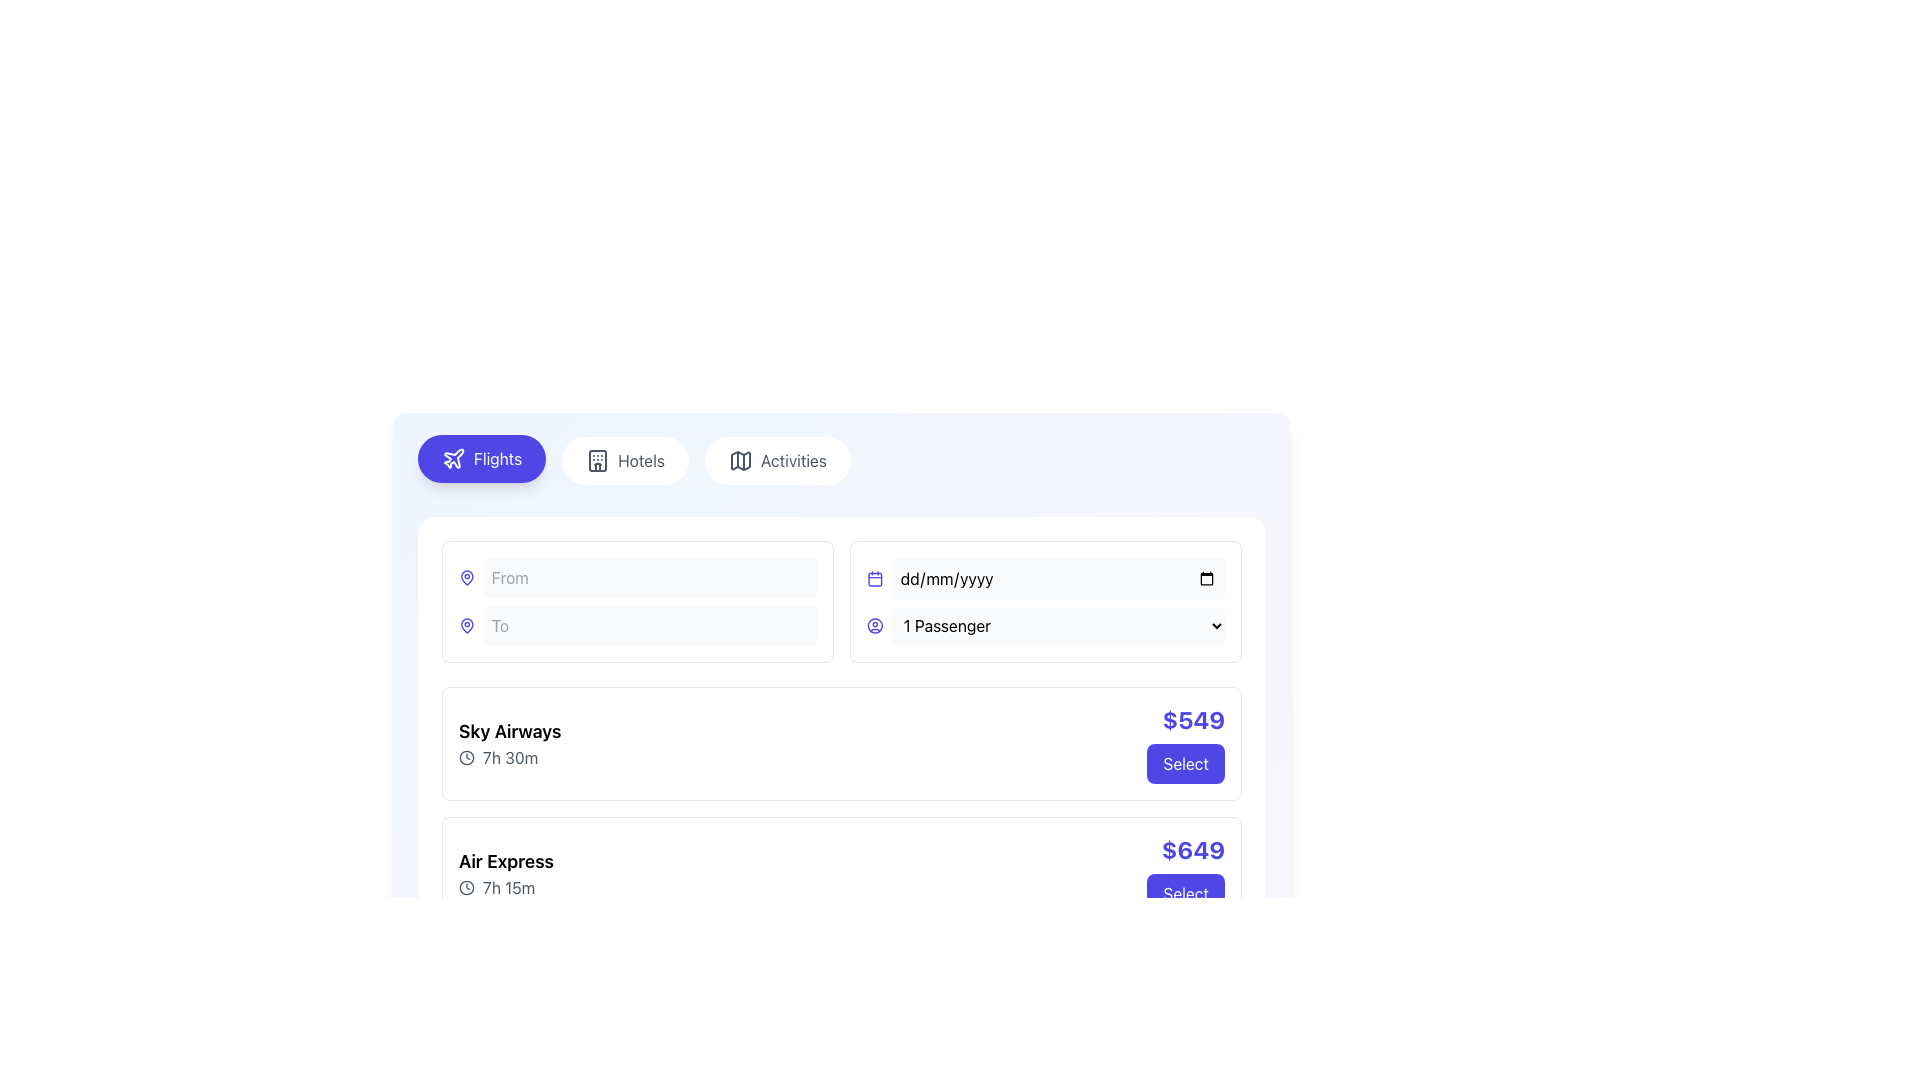 This screenshot has width=1920, height=1080. I want to click on the 'Flights' icon located in the top-left area of the interface, so click(453, 458).